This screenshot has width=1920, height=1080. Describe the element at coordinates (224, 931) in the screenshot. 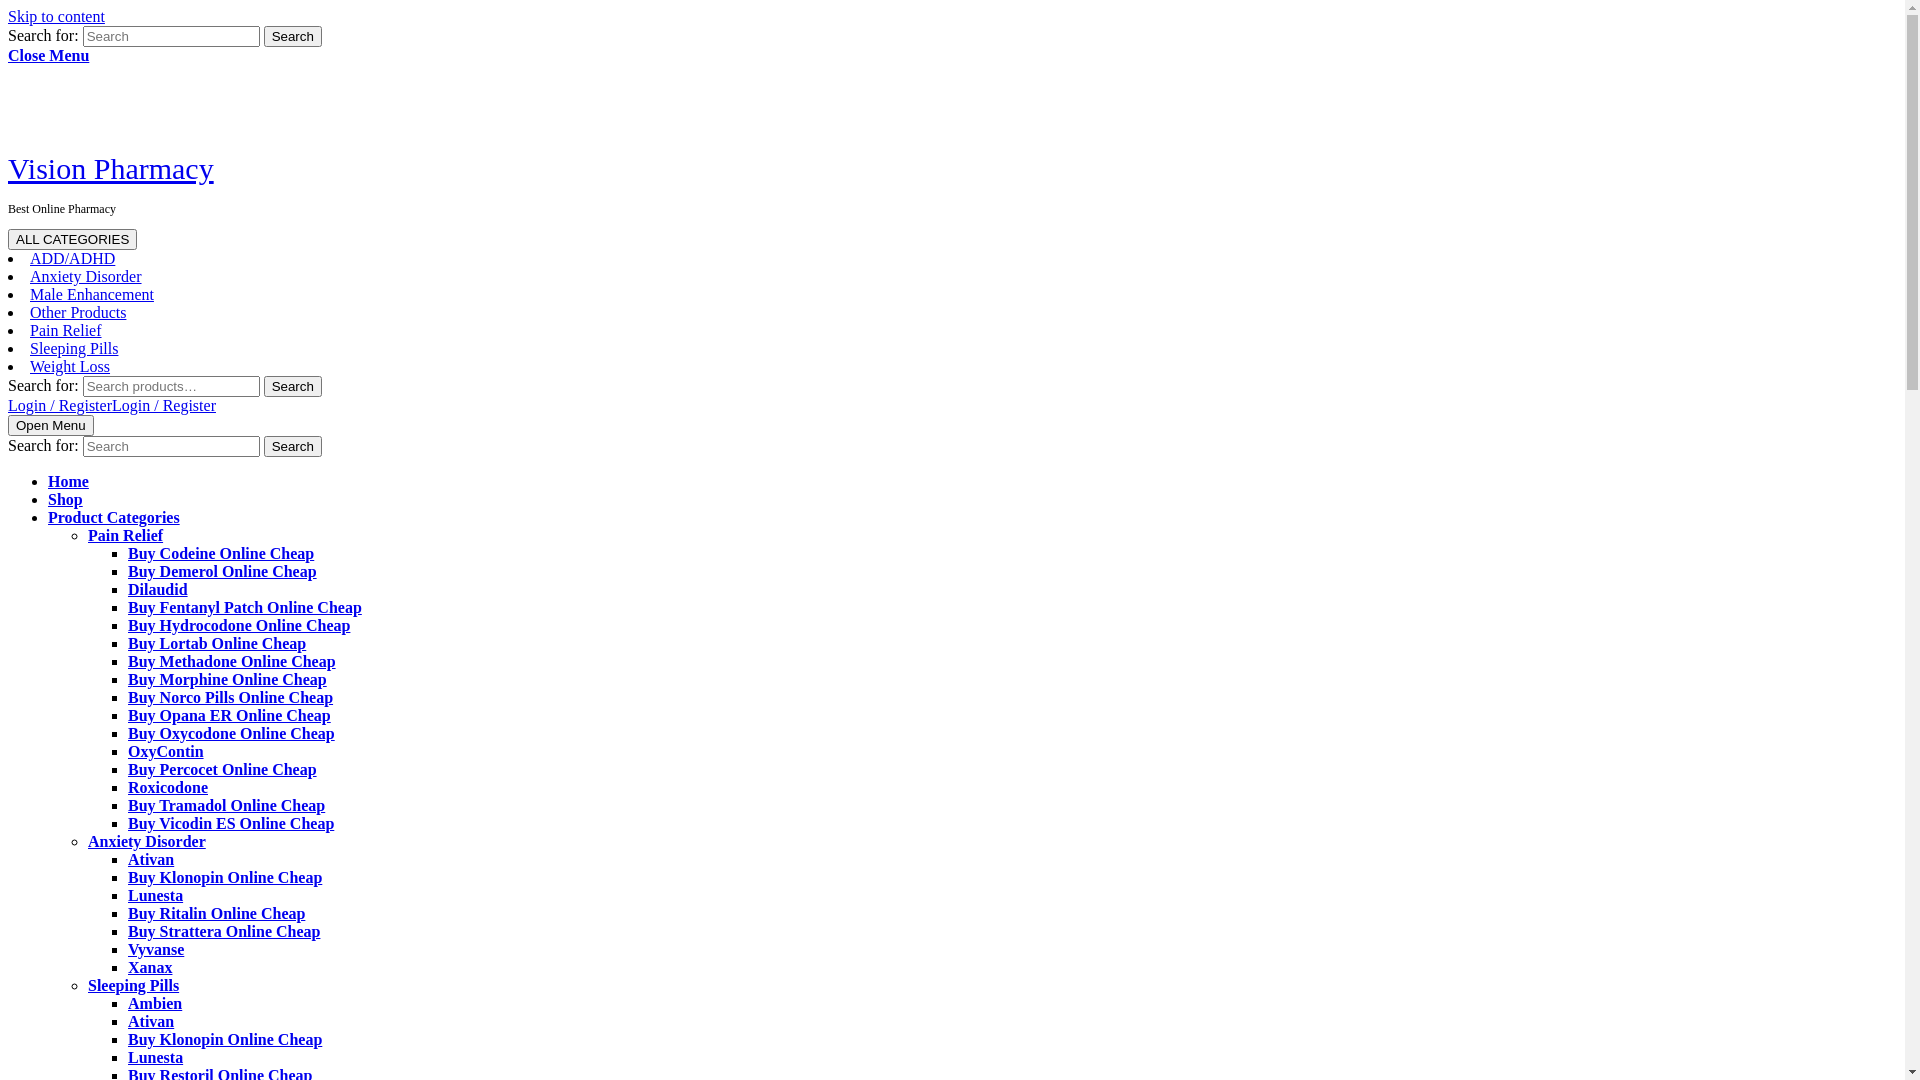

I see `'Buy Strattera Online Cheap'` at that location.